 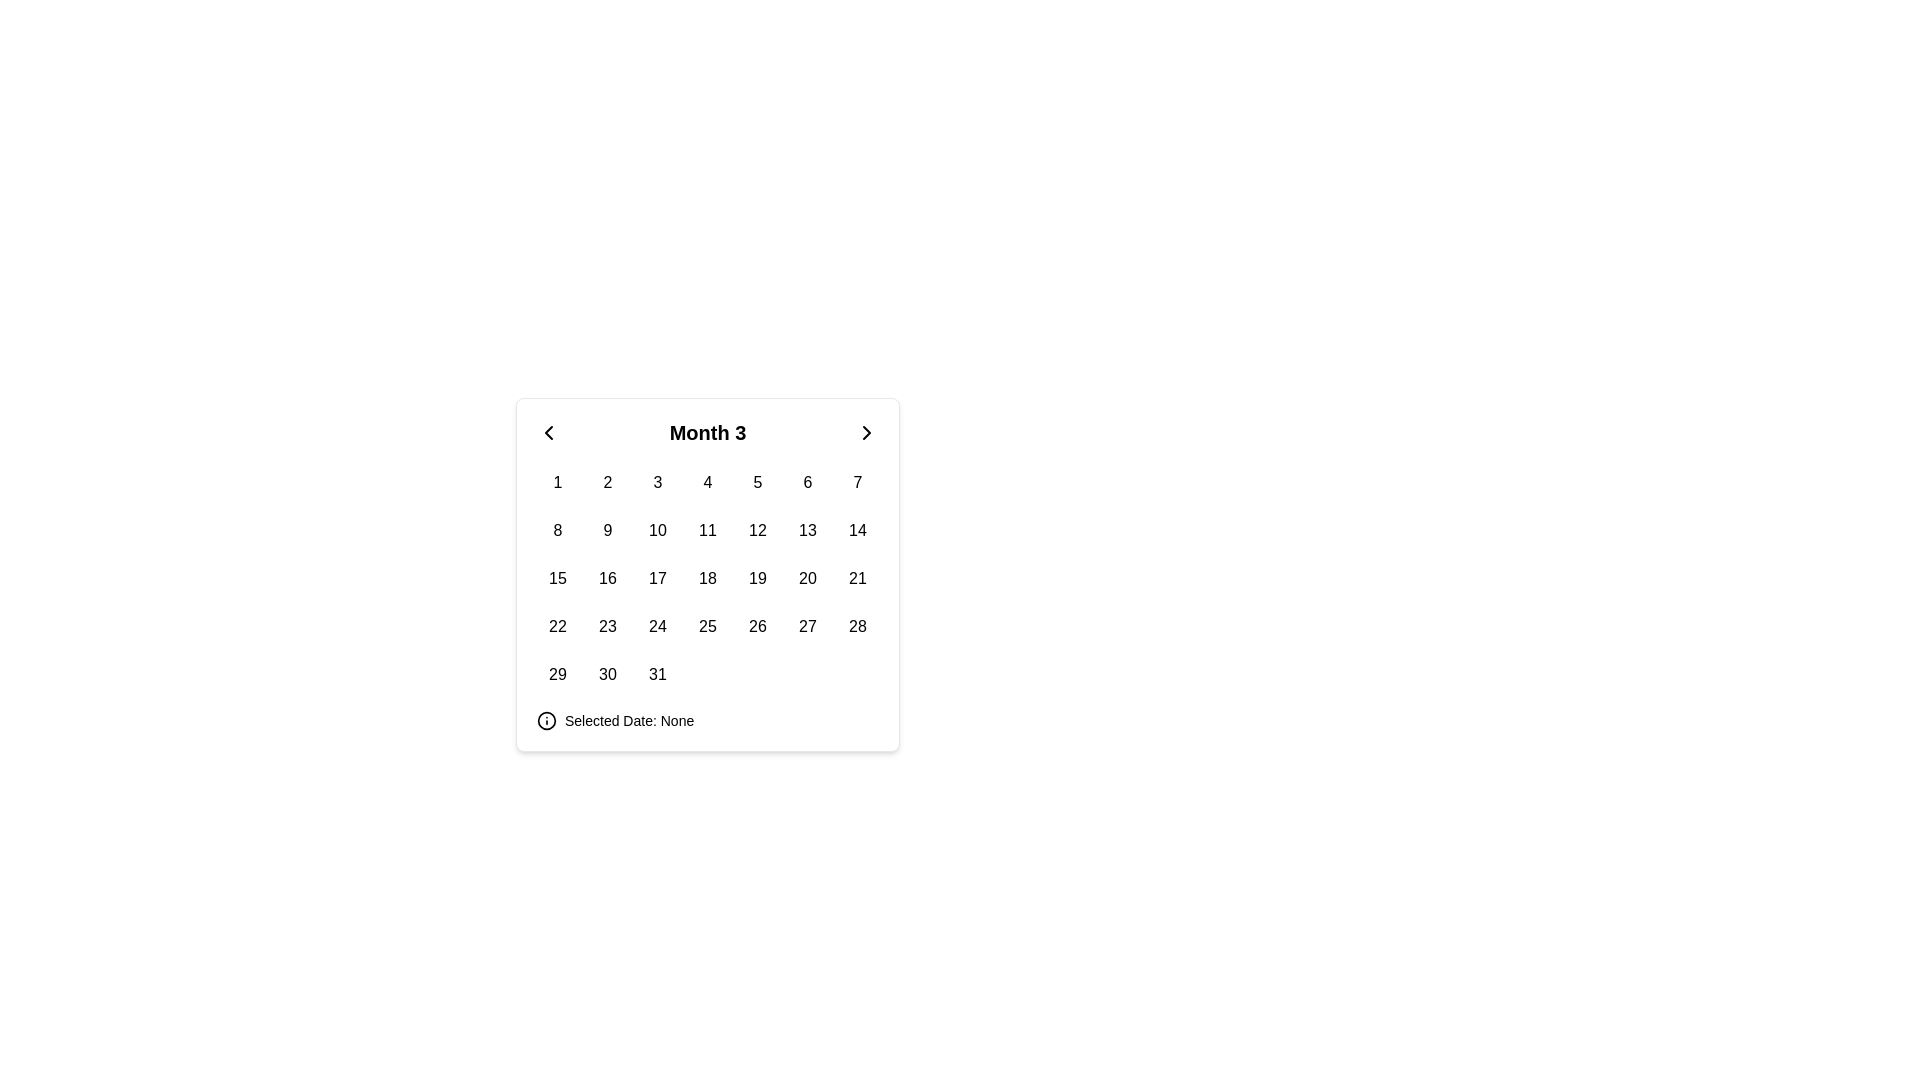 I want to click on the selectable calendar date button located in the second row and sixth column of the date-picker grid beneath 'Month 3', so click(x=807, y=530).